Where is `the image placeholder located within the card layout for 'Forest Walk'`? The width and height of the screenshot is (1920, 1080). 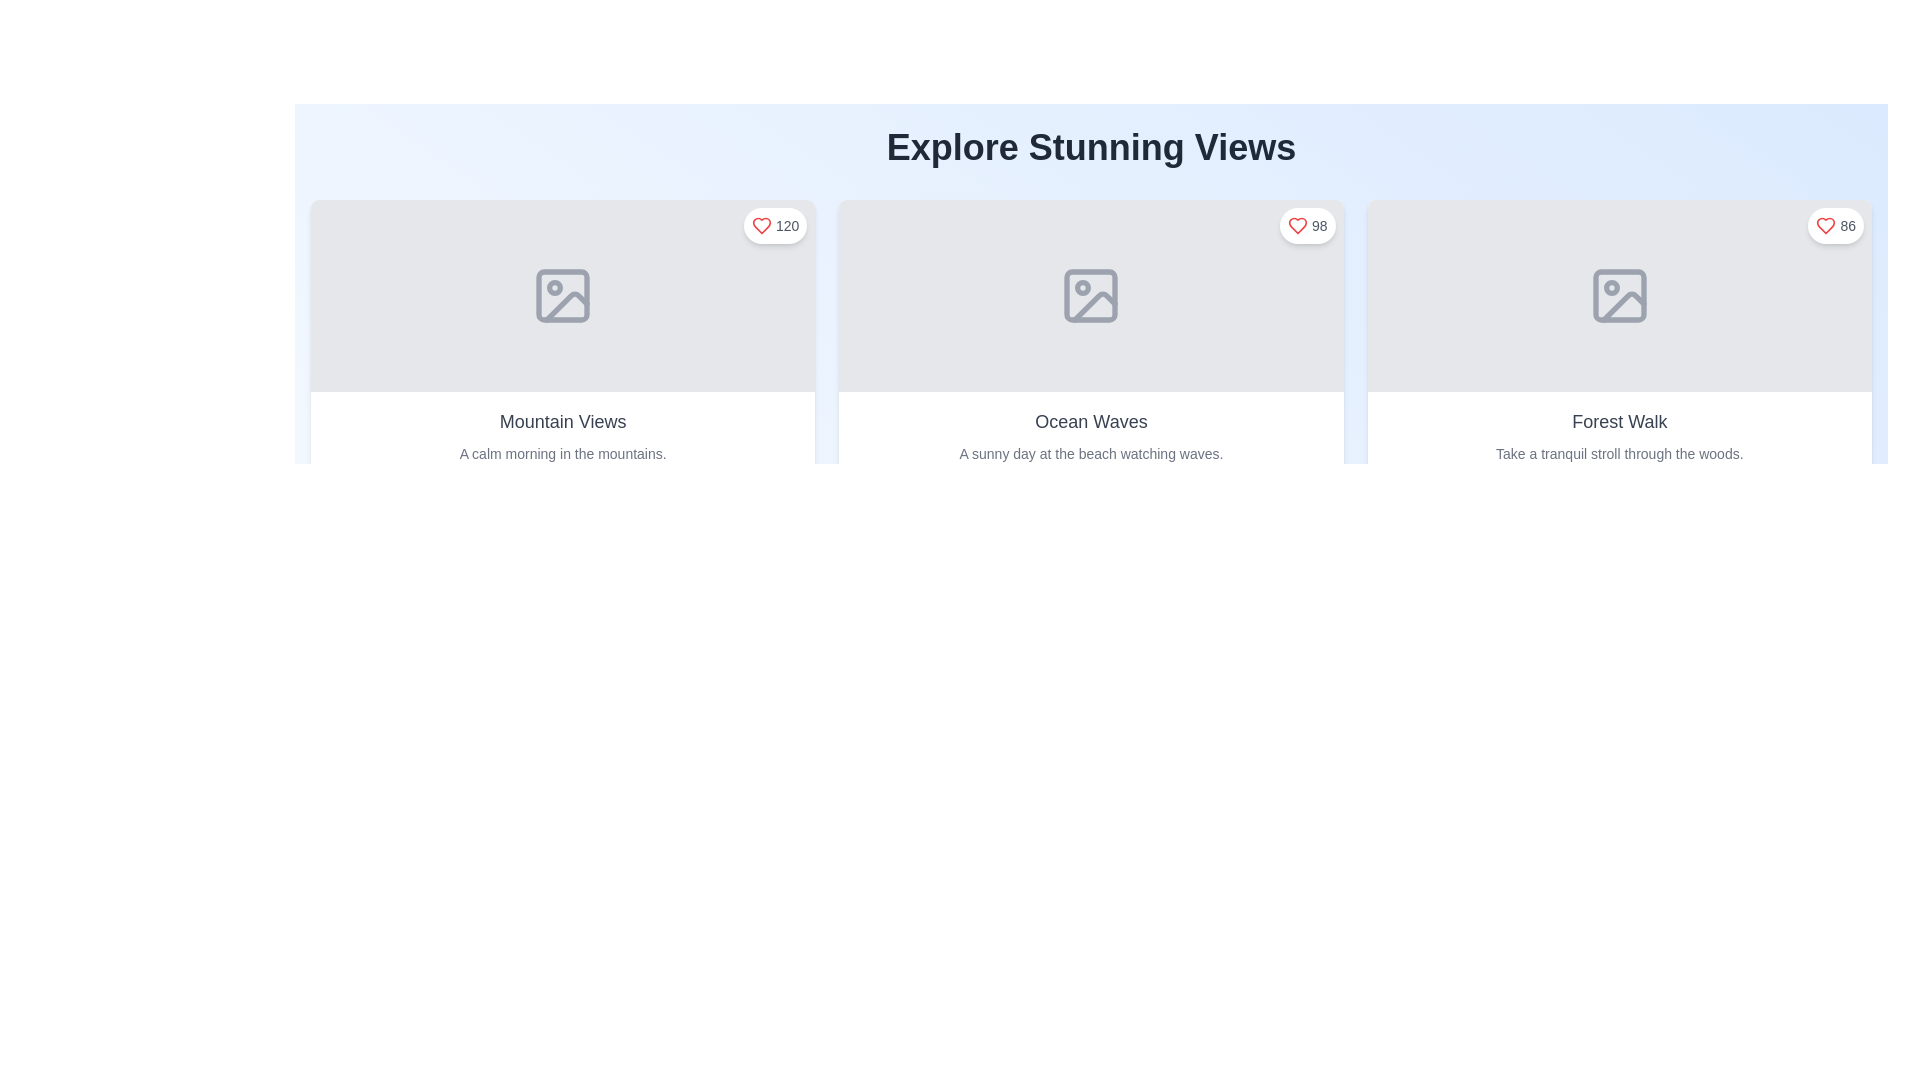
the image placeholder located within the card layout for 'Forest Walk' is located at coordinates (1619, 296).